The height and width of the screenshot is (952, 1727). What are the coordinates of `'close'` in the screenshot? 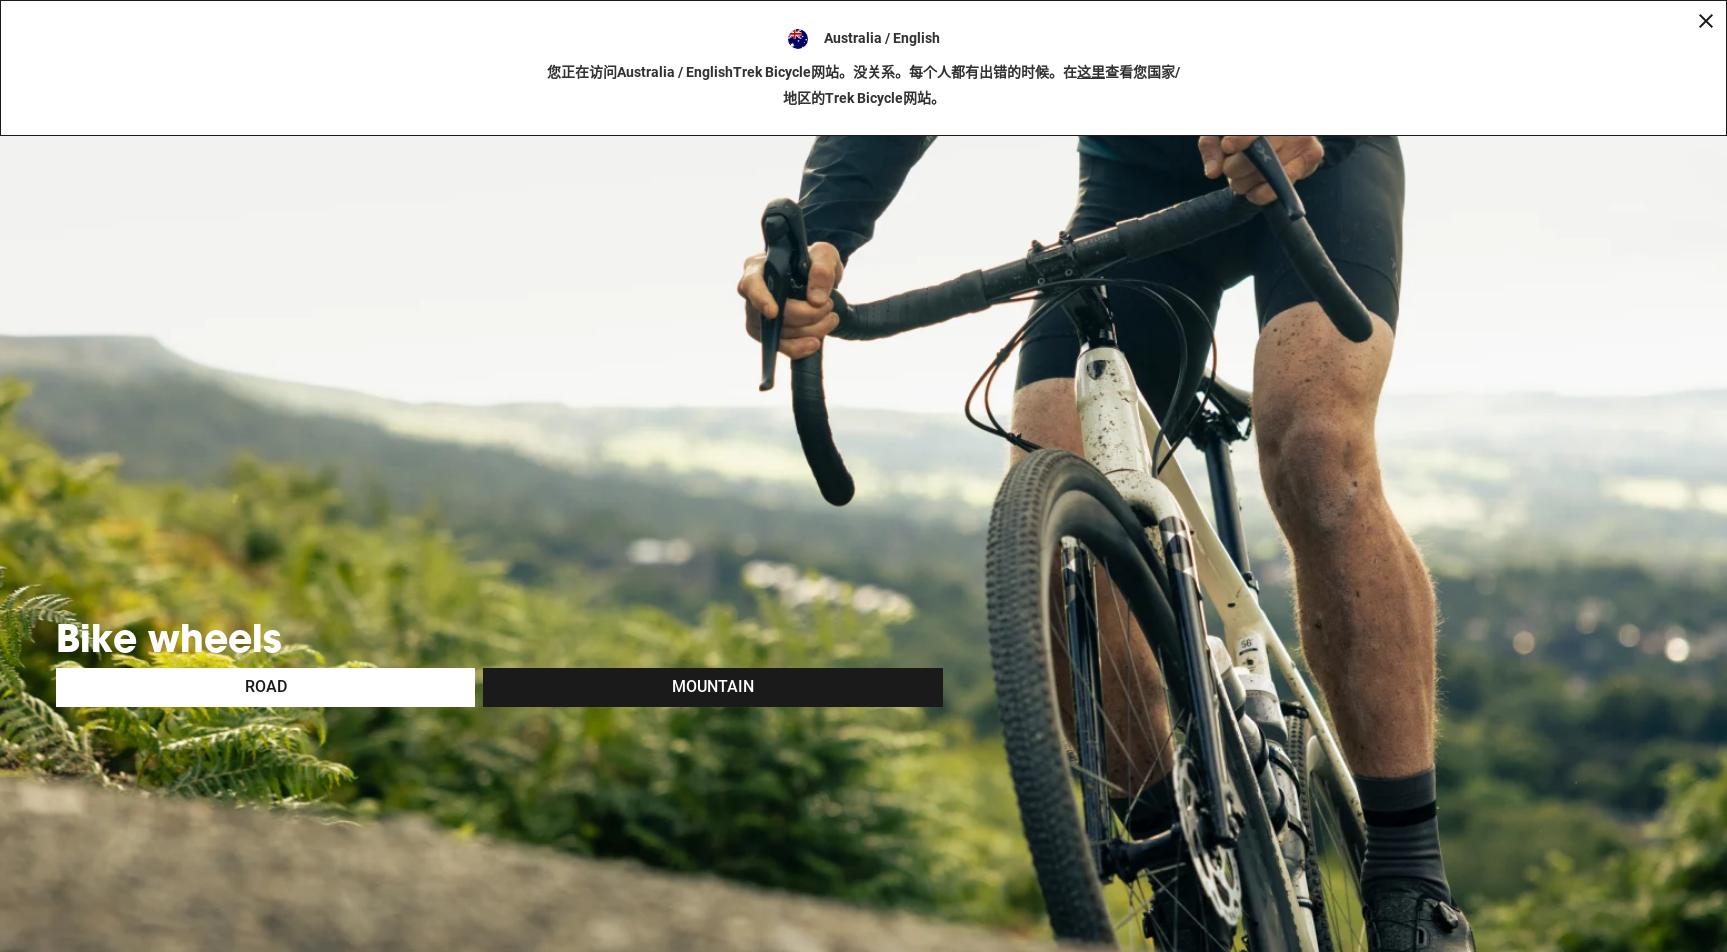 It's located at (1704, 111).